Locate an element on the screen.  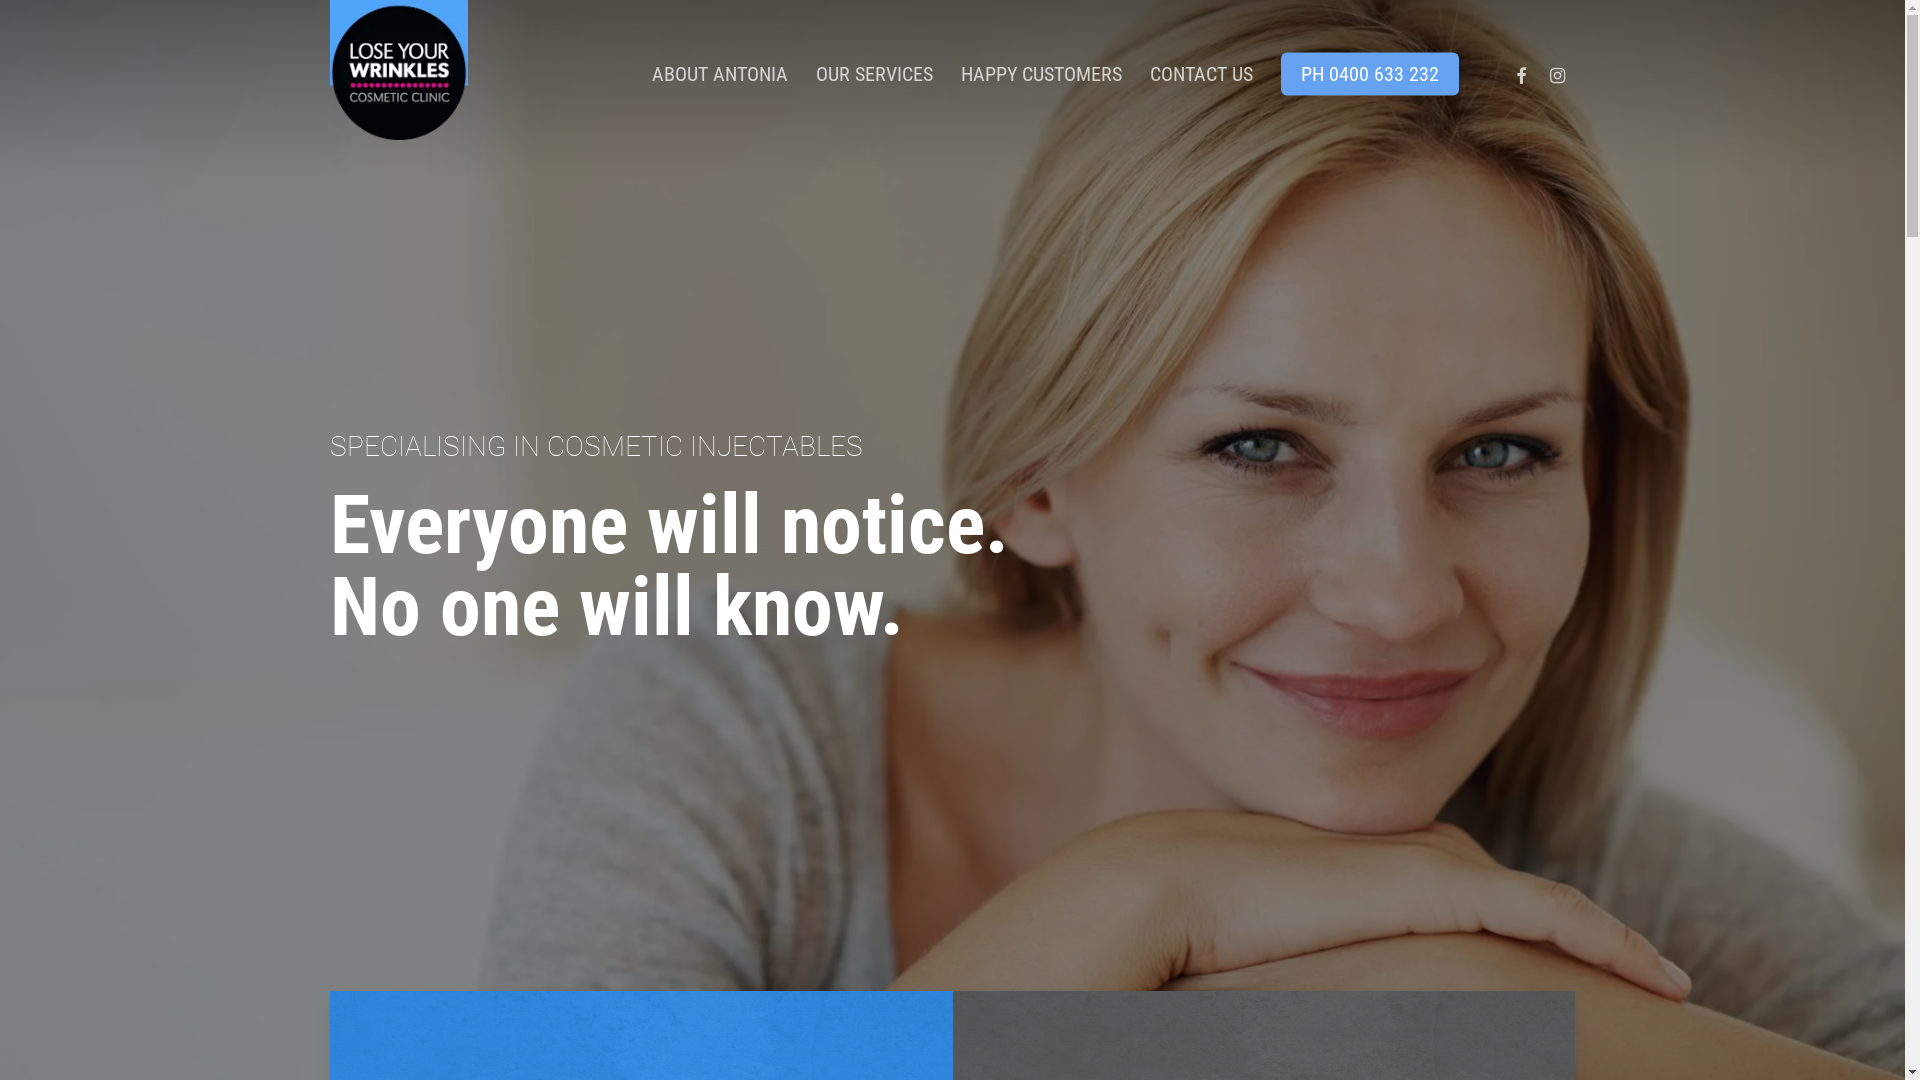
'CONTACT US' is located at coordinates (1200, 72).